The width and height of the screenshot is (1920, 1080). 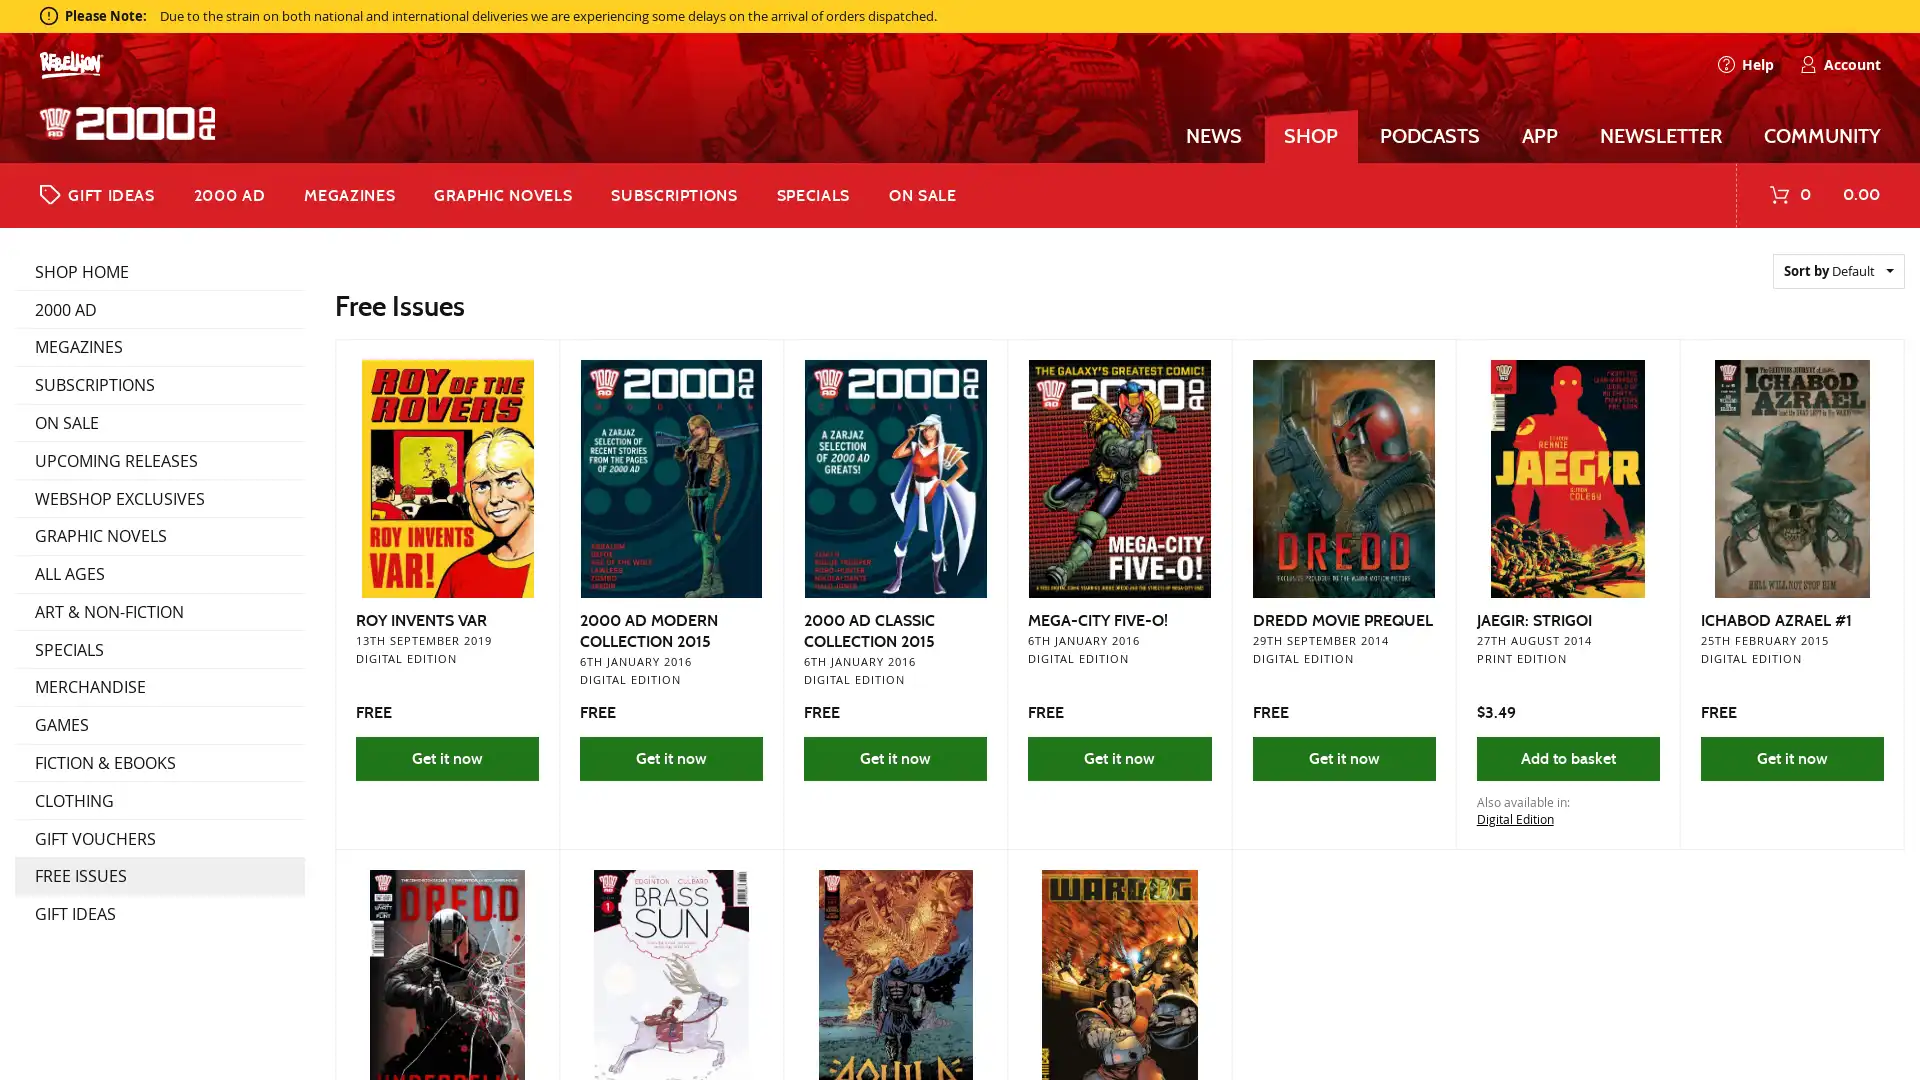 What do you see at coordinates (894, 758) in the screenshot?
I see `Get it now` at bounding box center [894, 758].